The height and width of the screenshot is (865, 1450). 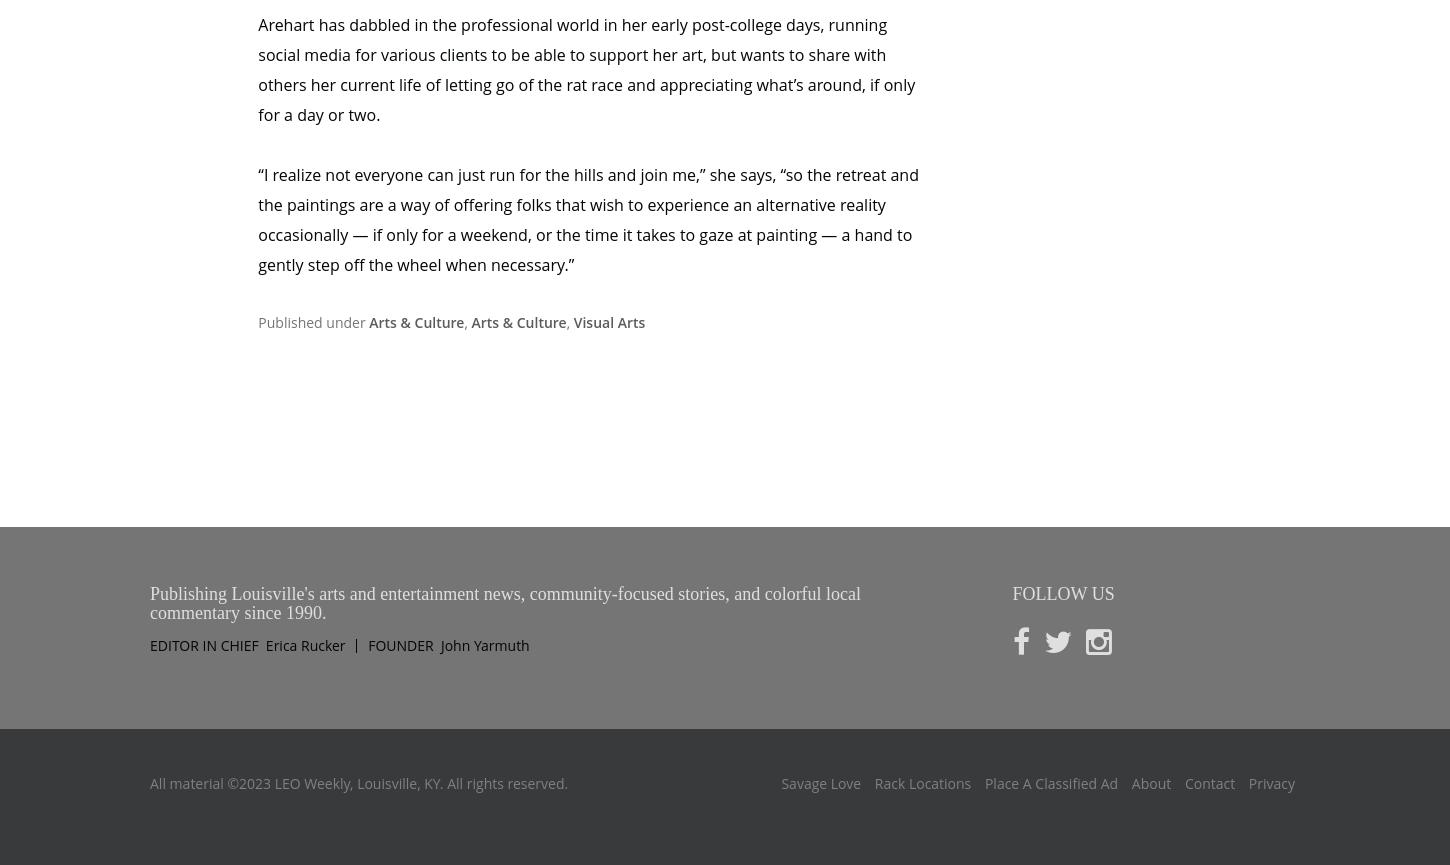 I want to click on 'Contact', so click(x=1209, y=698).